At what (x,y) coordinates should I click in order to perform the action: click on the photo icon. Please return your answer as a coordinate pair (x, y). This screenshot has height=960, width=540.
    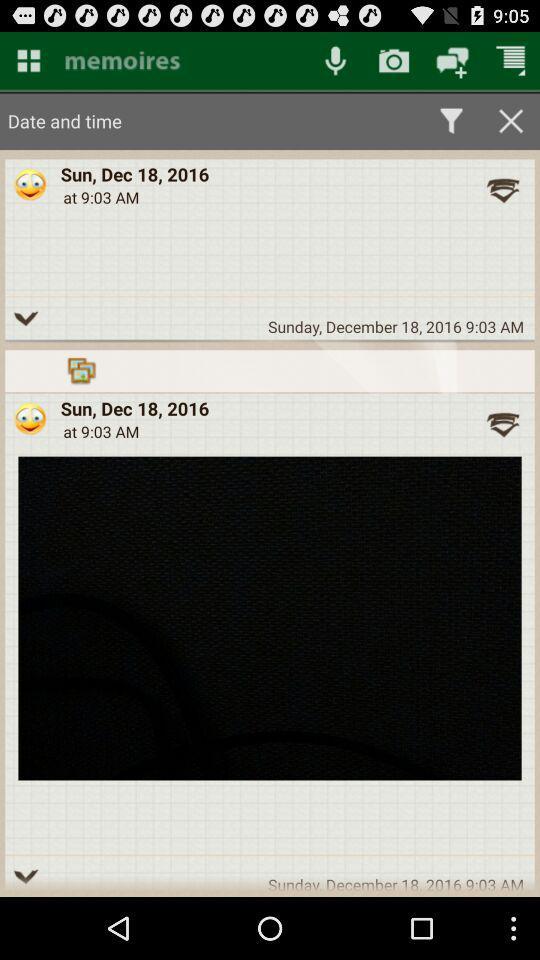
    Looking at the image, I should click on (394, 64).